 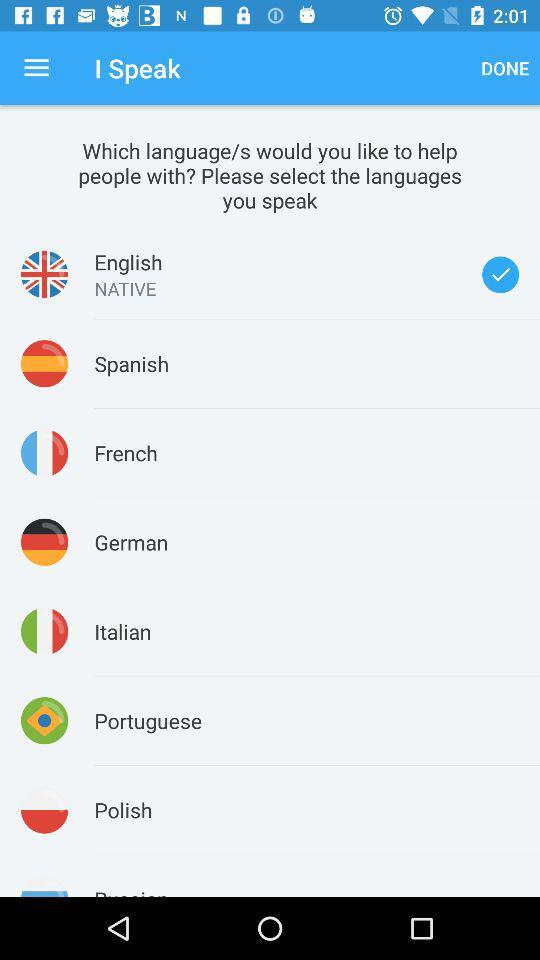 I want to click on item above which language s, so click(x=36, y=68).